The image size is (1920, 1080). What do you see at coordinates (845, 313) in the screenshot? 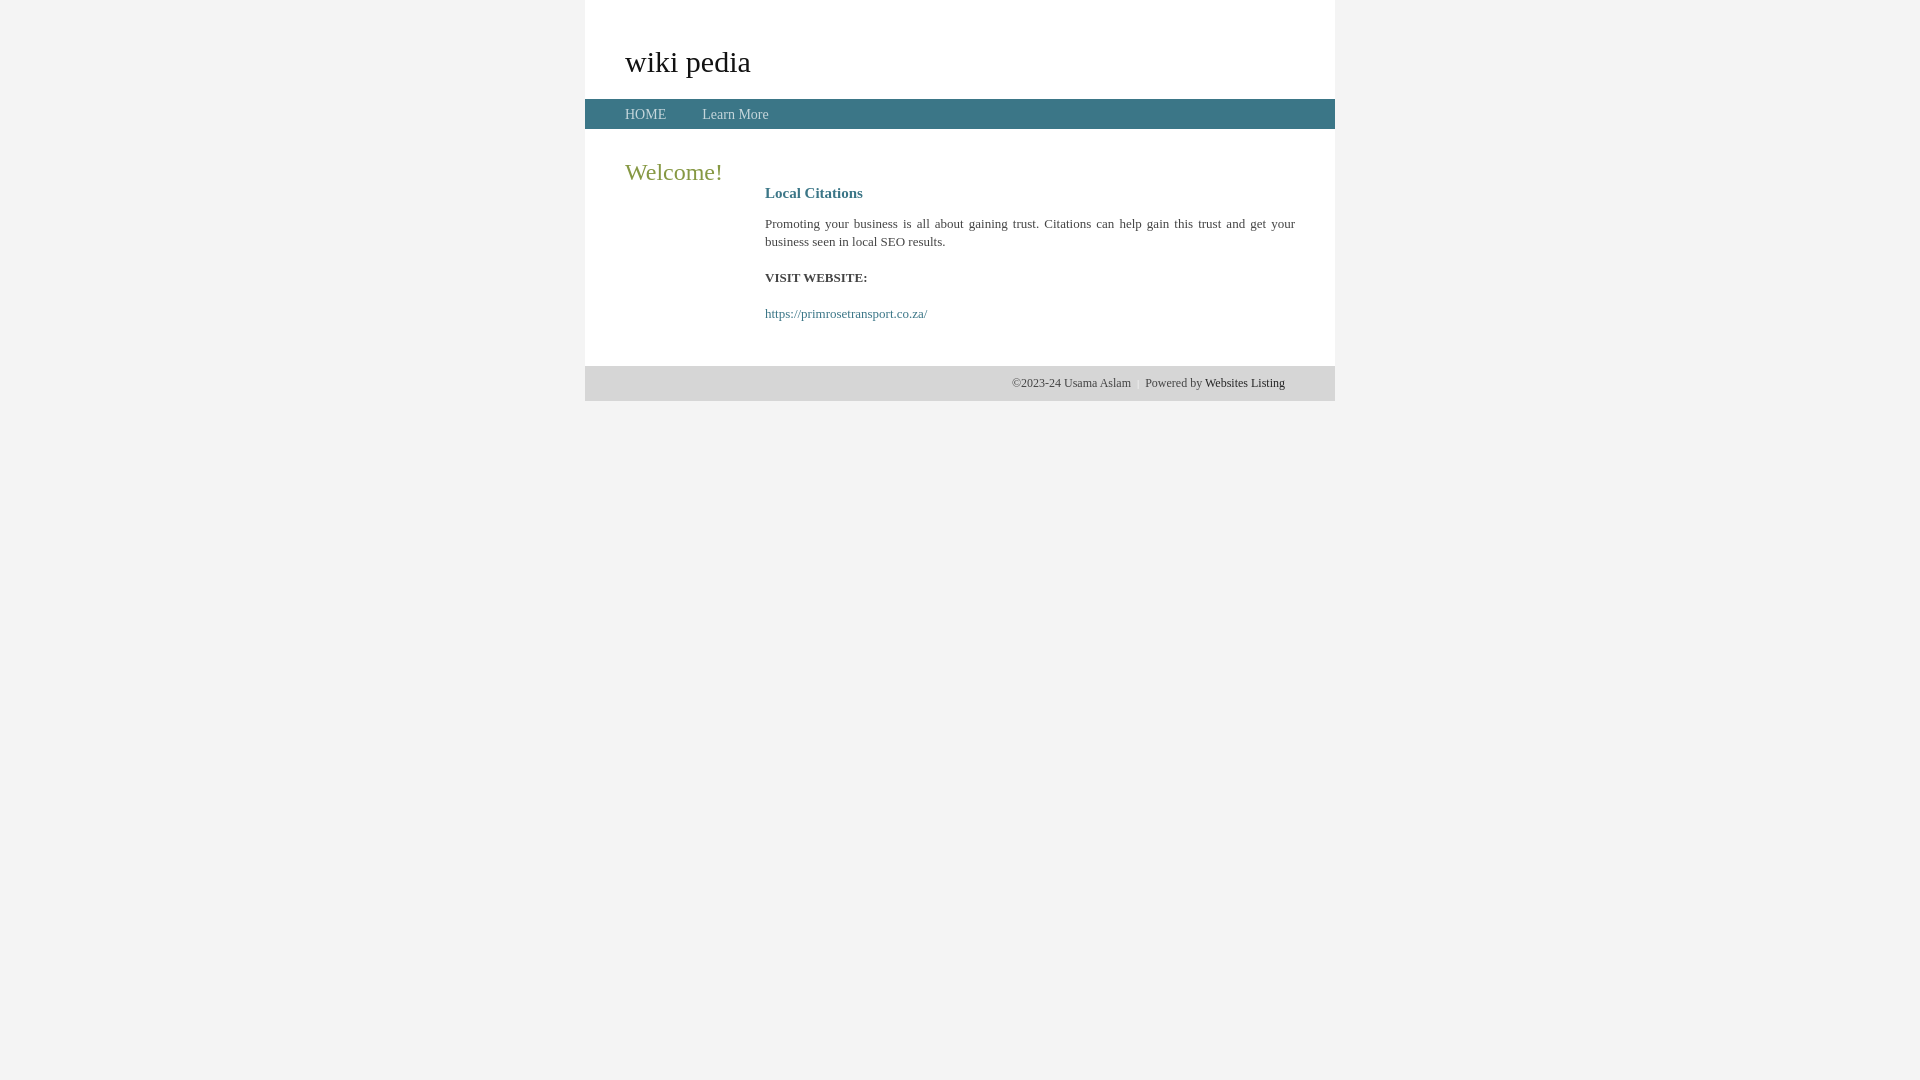
I see `'https://primrosetransport.co.za/'` at bounding box center [845, 313].